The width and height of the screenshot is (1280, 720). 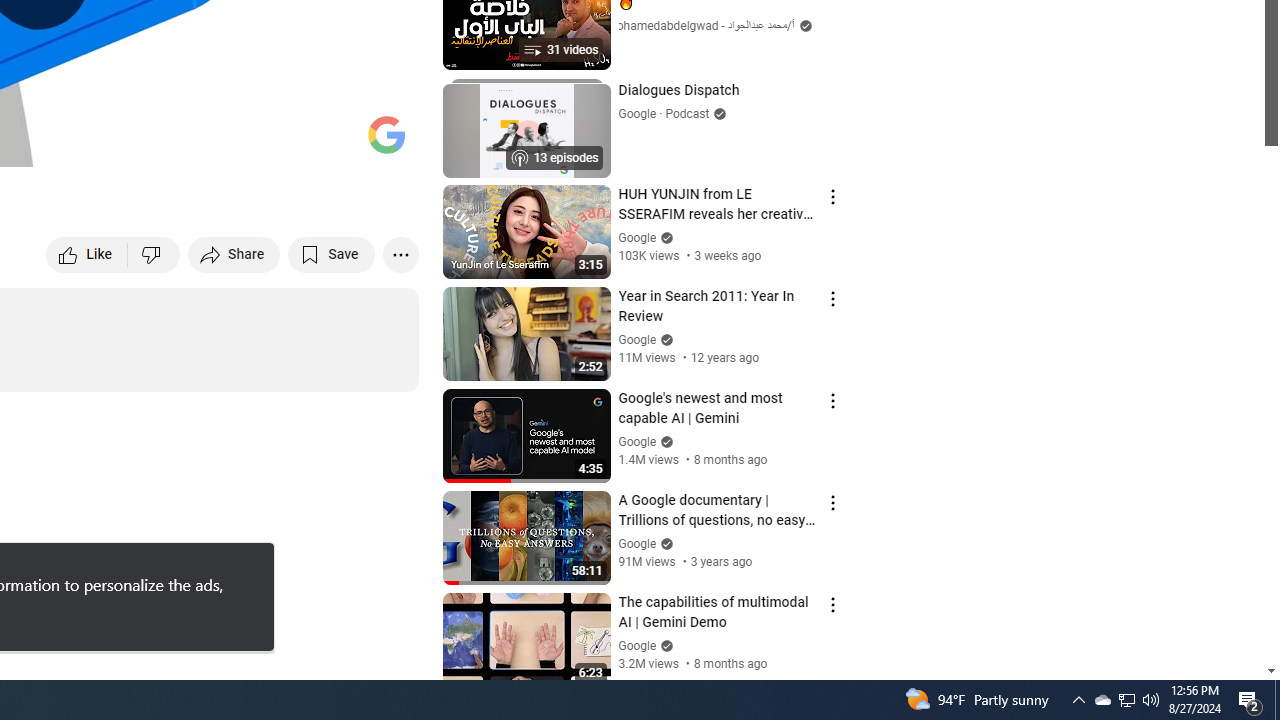 What do you see at coordinates (664, 645) in the screenshot?
I see `'Verified'` at bounding box center [664, 645].